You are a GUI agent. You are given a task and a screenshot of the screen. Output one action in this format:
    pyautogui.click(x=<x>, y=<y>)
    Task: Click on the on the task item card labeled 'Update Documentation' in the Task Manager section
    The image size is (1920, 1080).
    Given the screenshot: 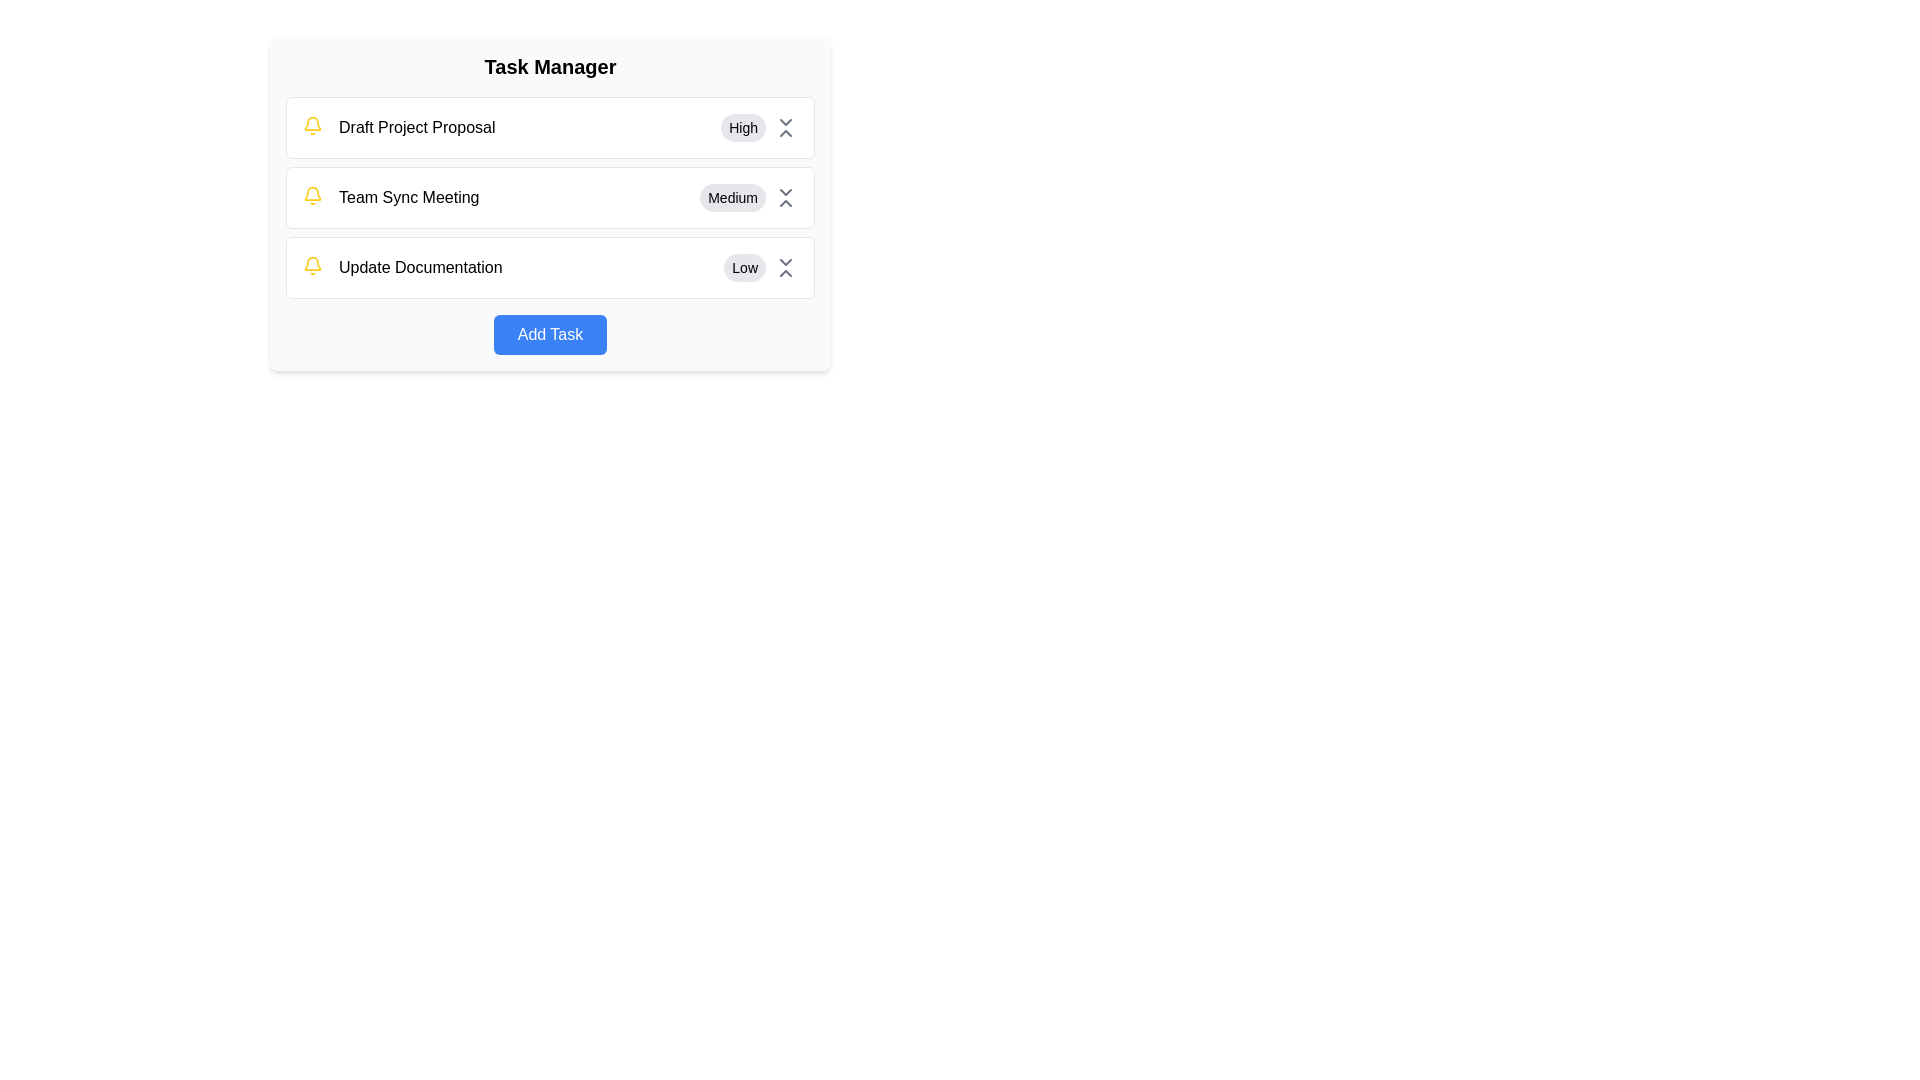 What is the action you would take?
    pyautogui.click(x=550, y=266)
    